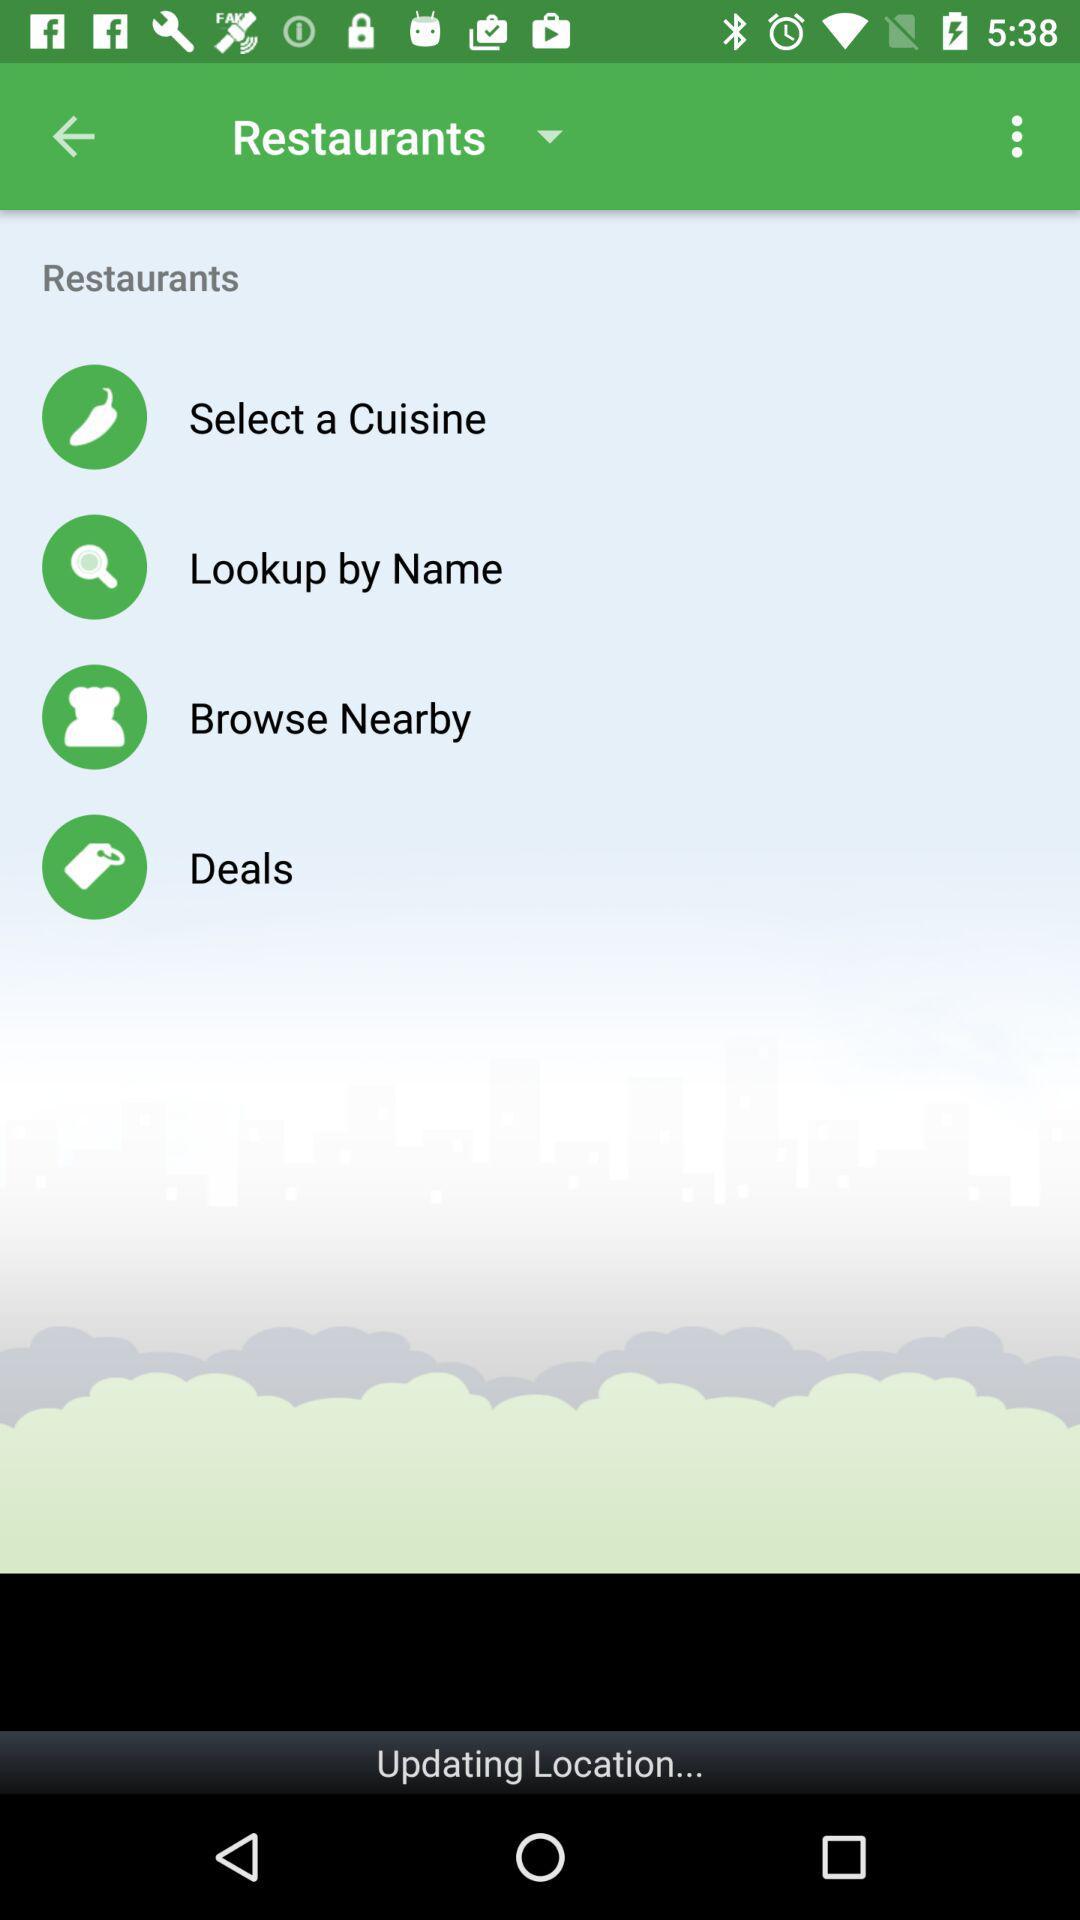 The width and height of the screenshot is (1080, 1920). Describe the element at coordinates (240, 867) in the screenshot. I see `deals icon` at that location.